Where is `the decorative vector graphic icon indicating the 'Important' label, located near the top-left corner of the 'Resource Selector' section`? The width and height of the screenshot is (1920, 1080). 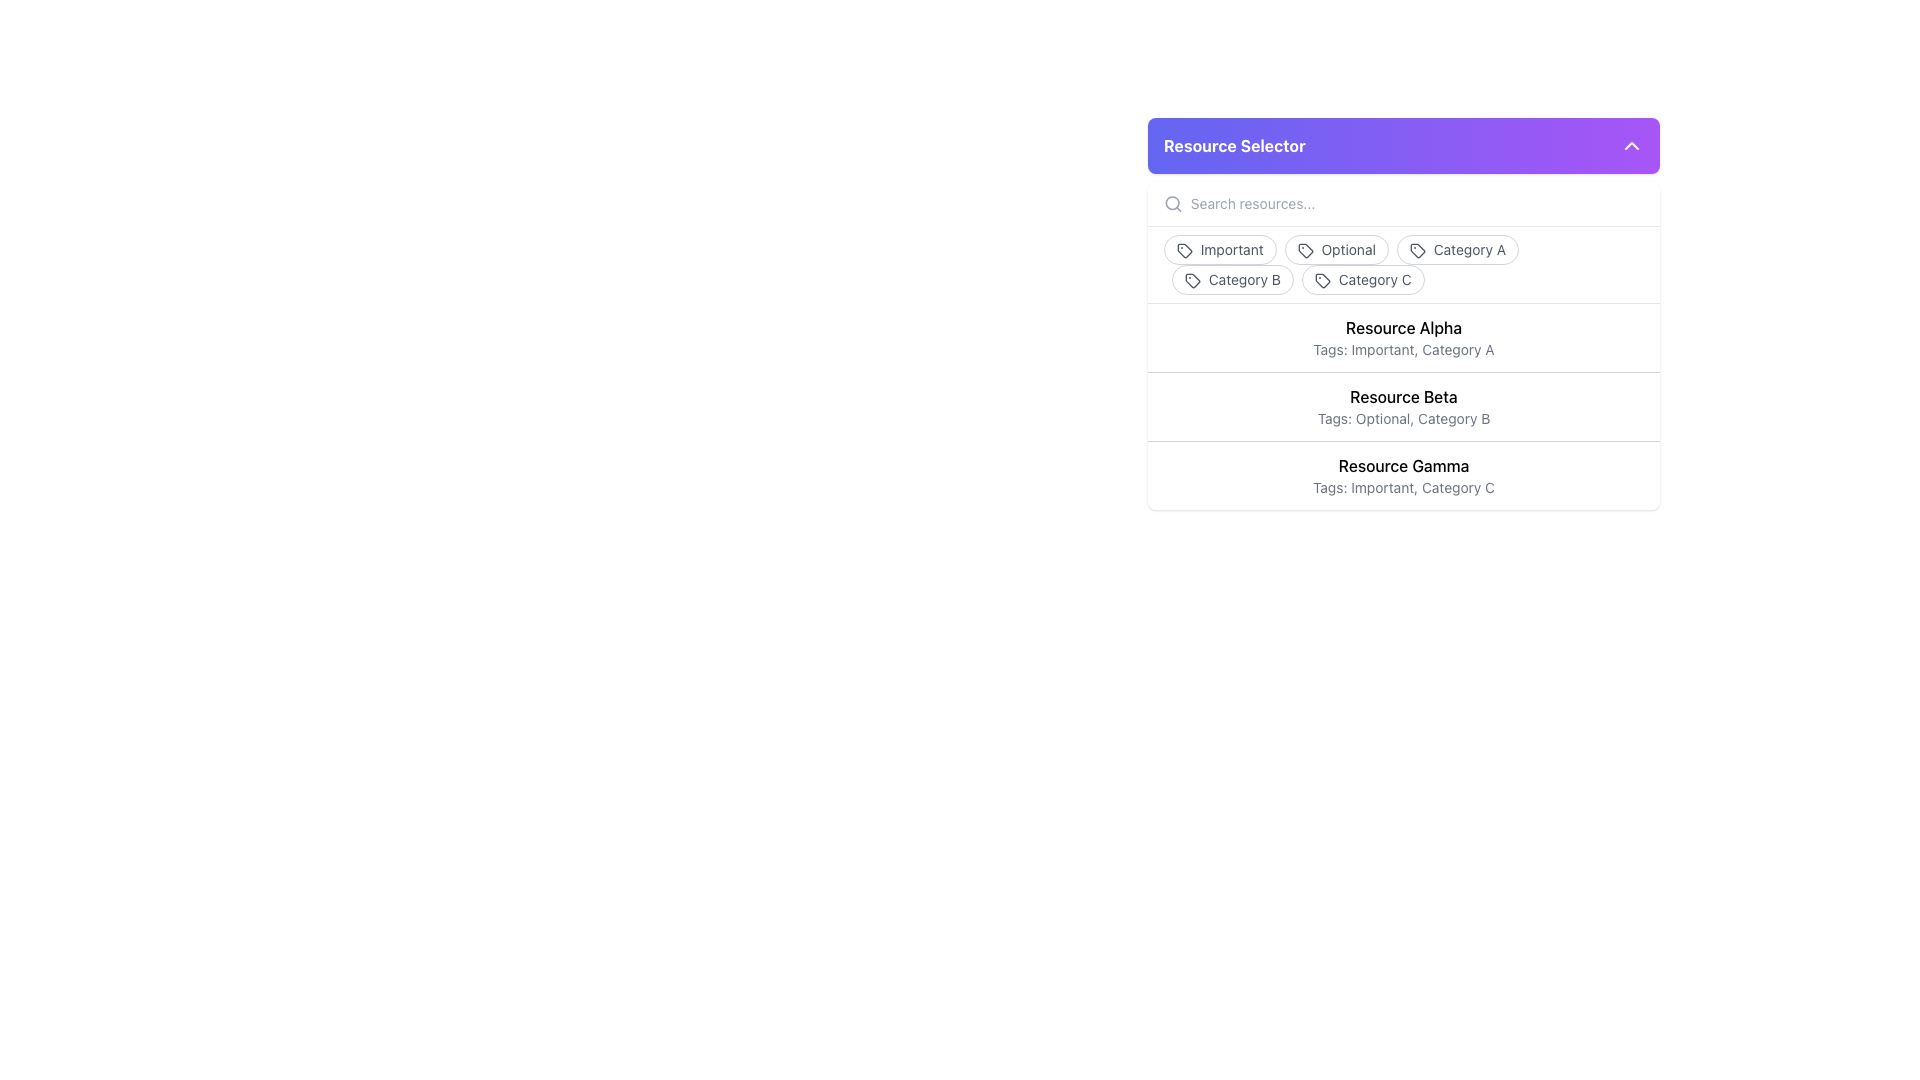 the decorative vector graphic icon indicating the 'Important' label, located near the top-left corner of the 'Resource Selector' section is located at coordinates (1185, 250).